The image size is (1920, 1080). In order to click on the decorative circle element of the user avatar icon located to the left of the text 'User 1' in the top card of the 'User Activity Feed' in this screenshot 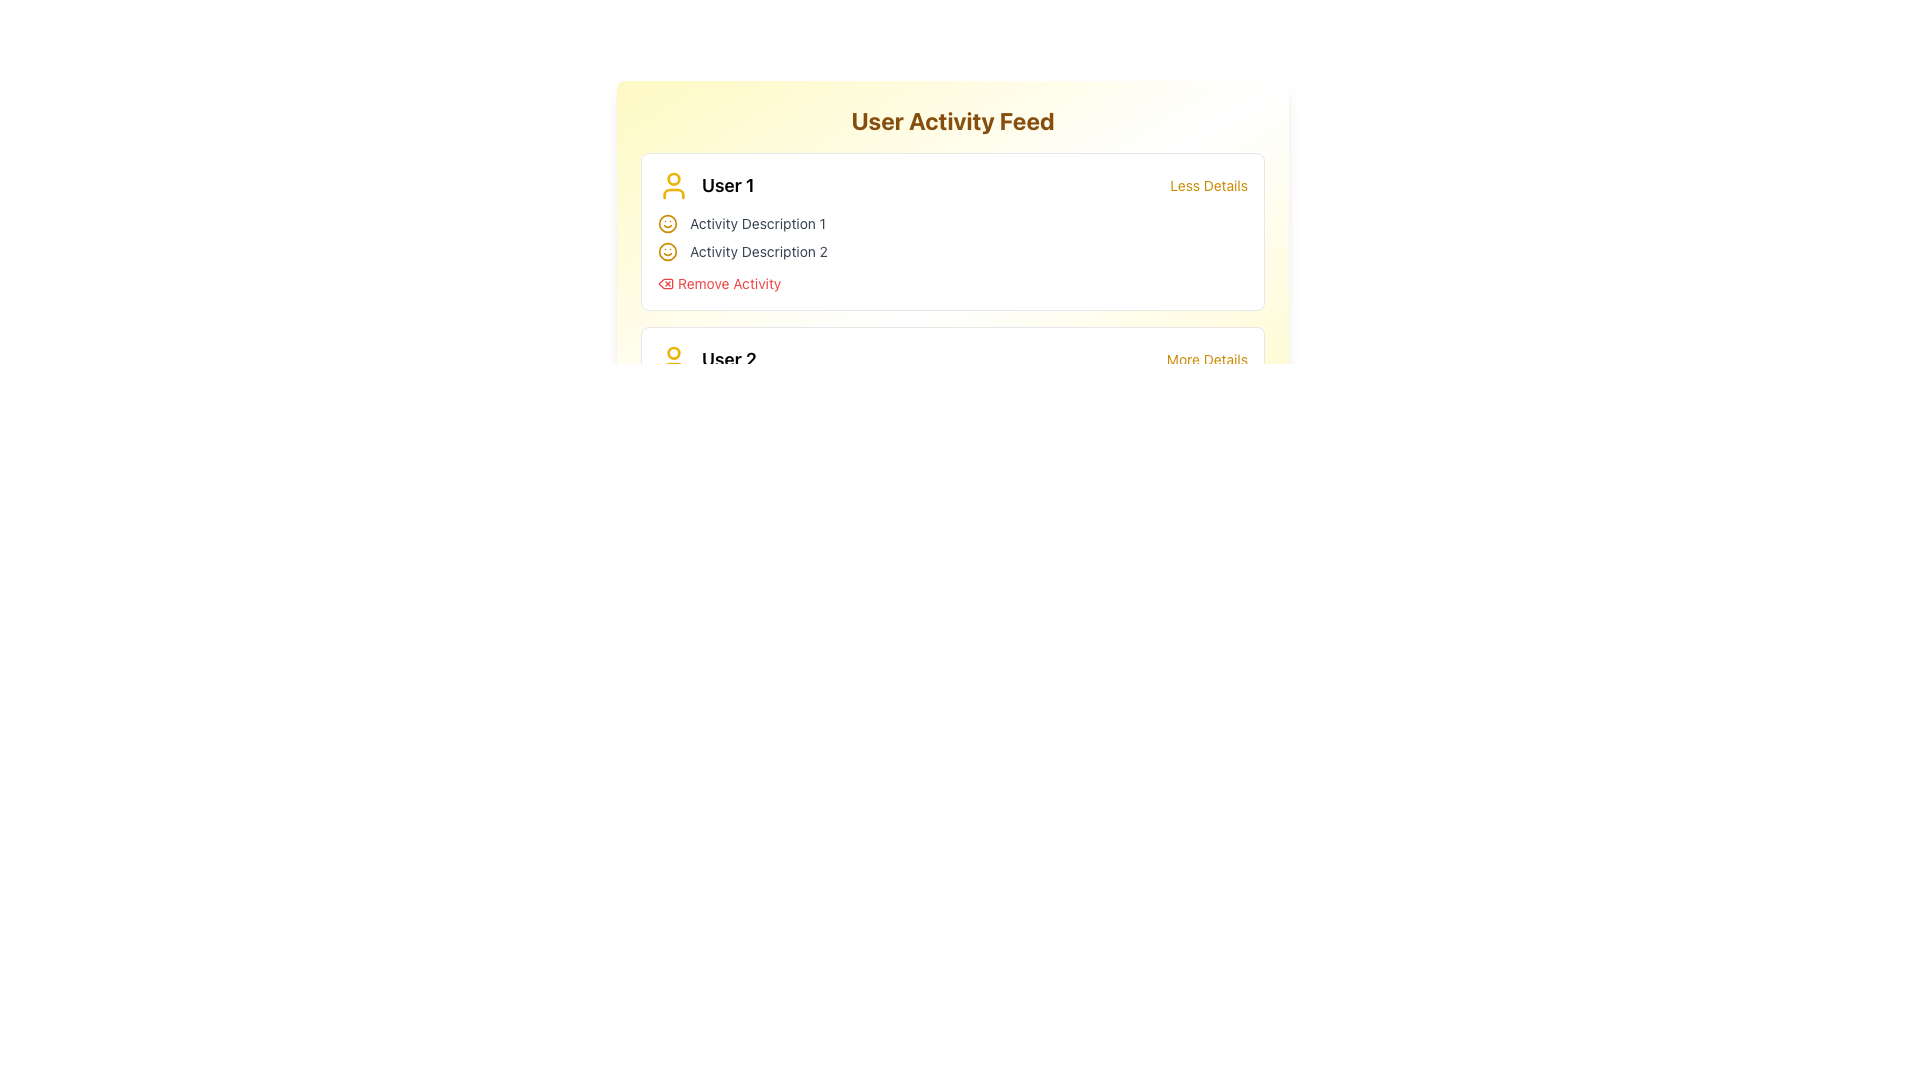, I will do `click(673, 177)`.